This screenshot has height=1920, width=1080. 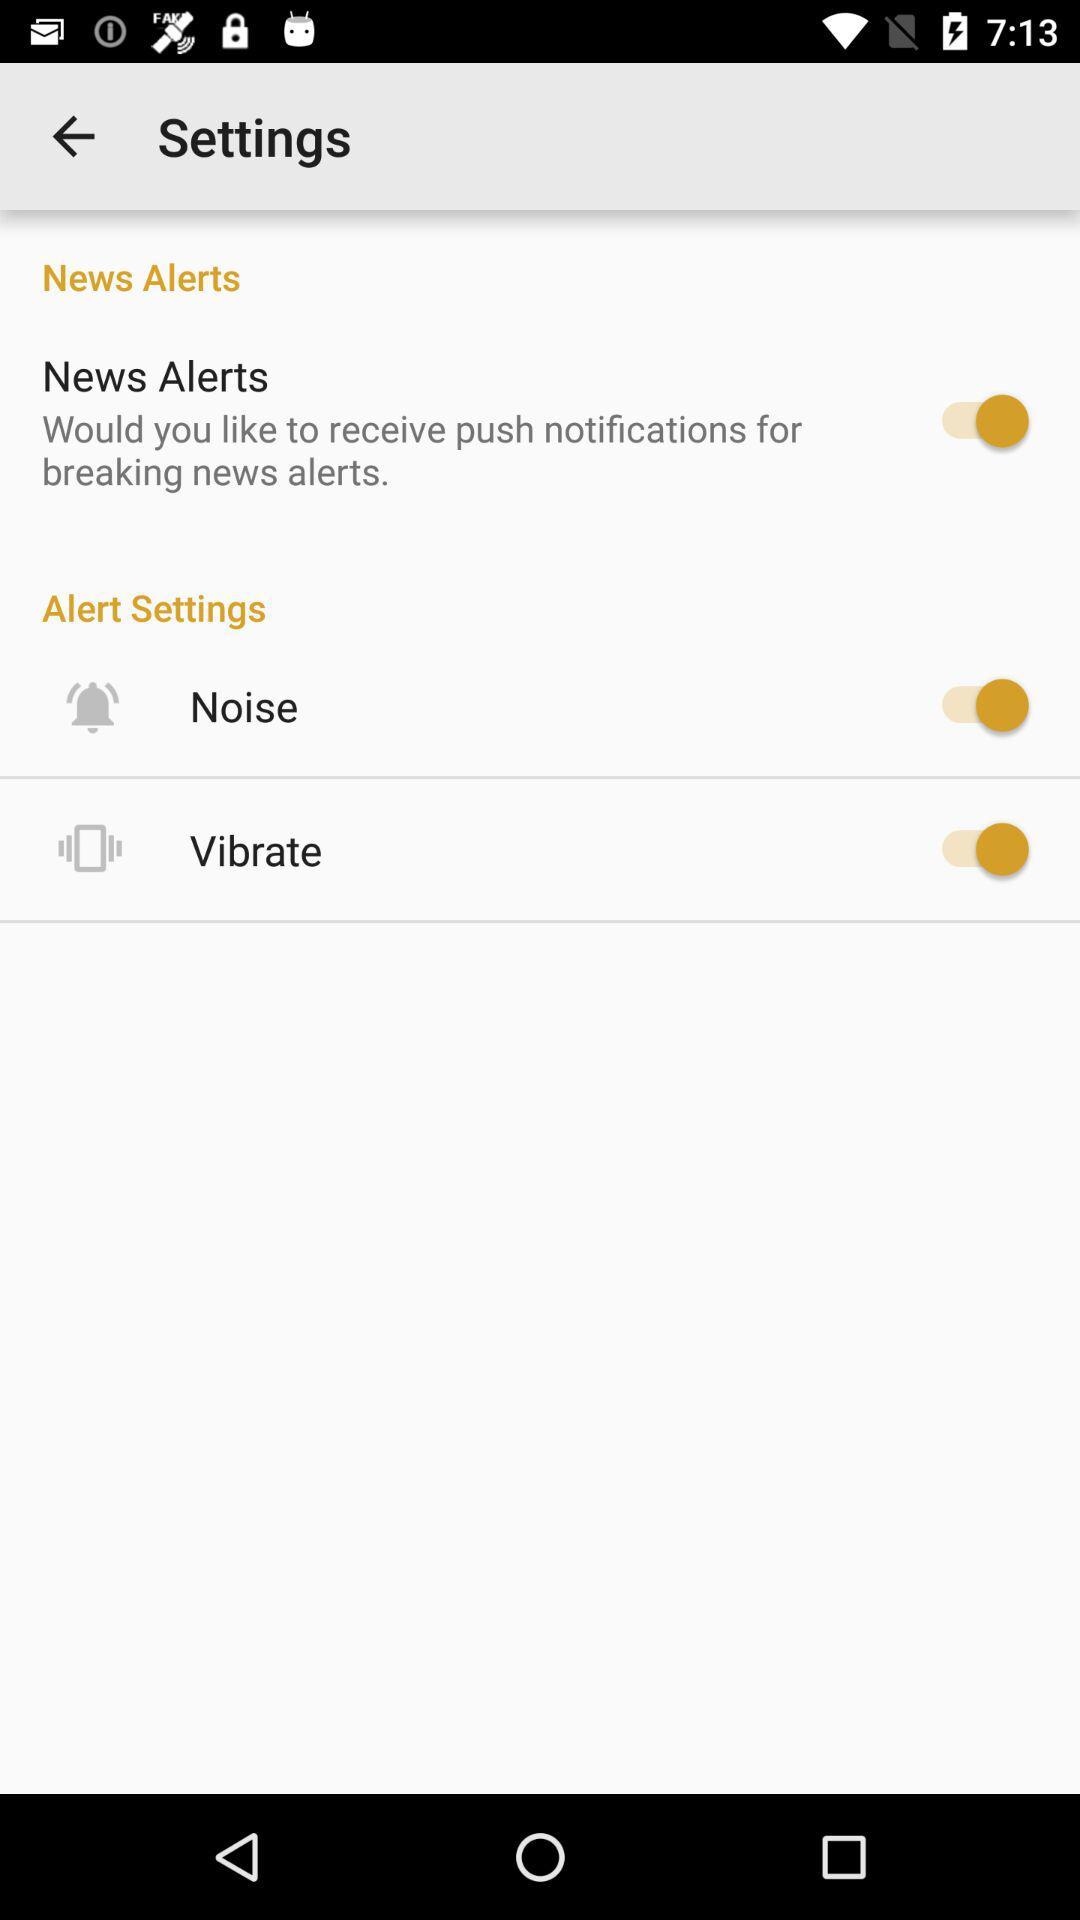 What do you see at coordinates (456, 448) in the screenshot?
I see `item above alert settings` at bounding box center [456, 448].